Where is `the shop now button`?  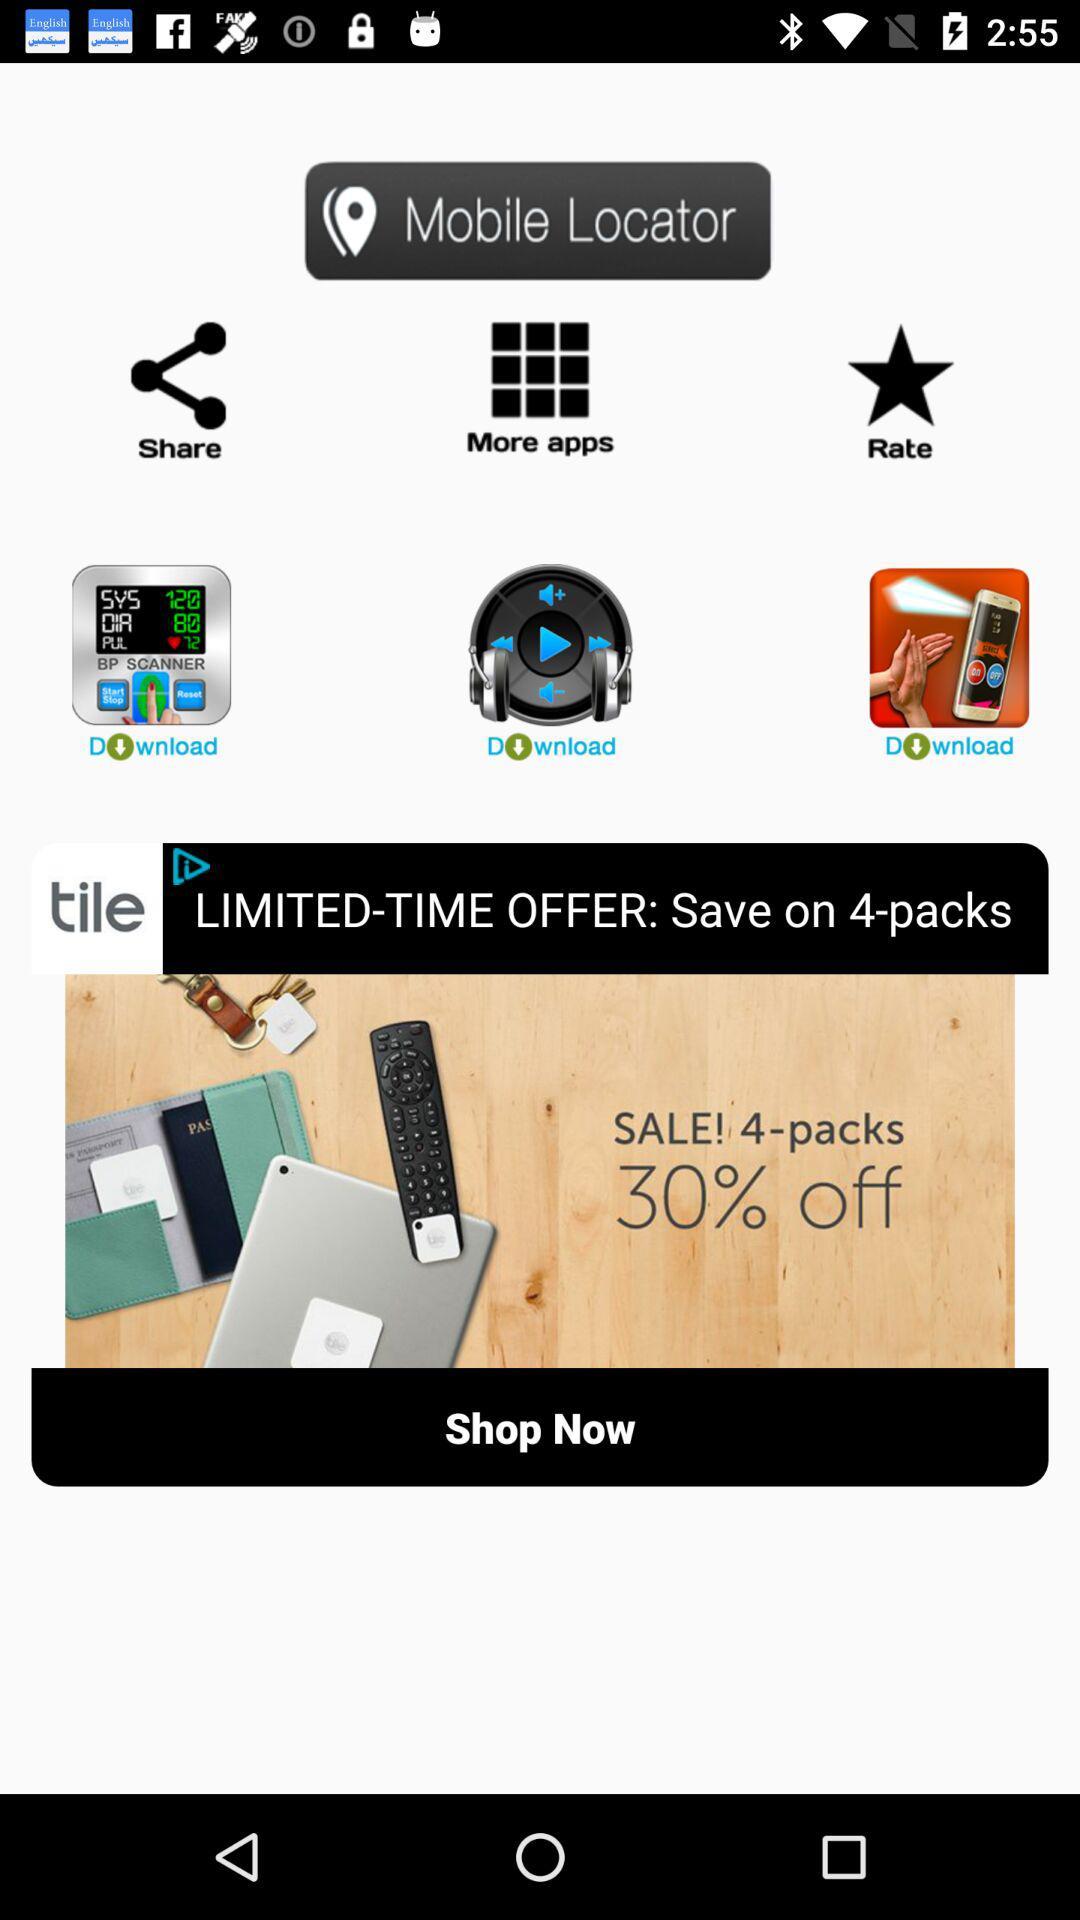 the shop now button is located at coordinates (540, 1426).